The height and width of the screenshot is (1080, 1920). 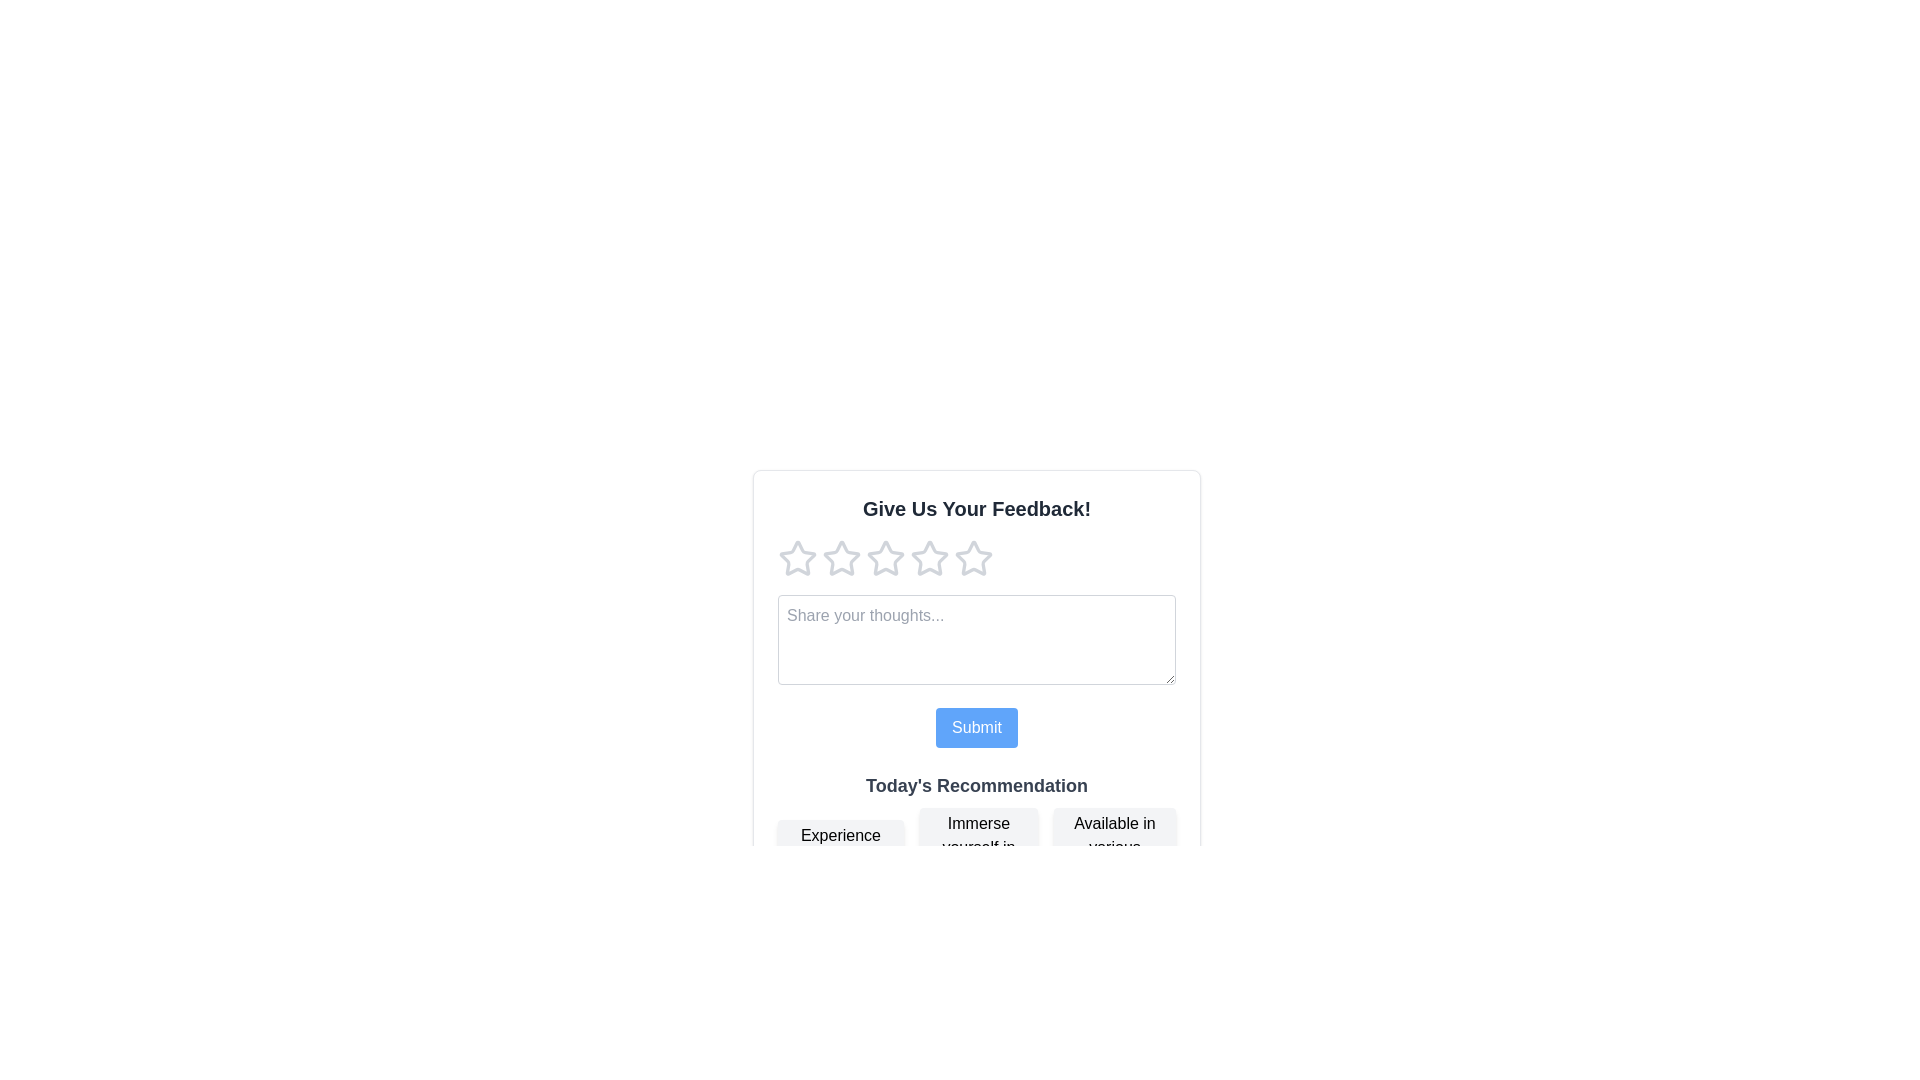 What do you see at coordinates (796, 559) in the screenshot?
I see `the first star icon in the five-star rating component` at bounding box center [796, 559].